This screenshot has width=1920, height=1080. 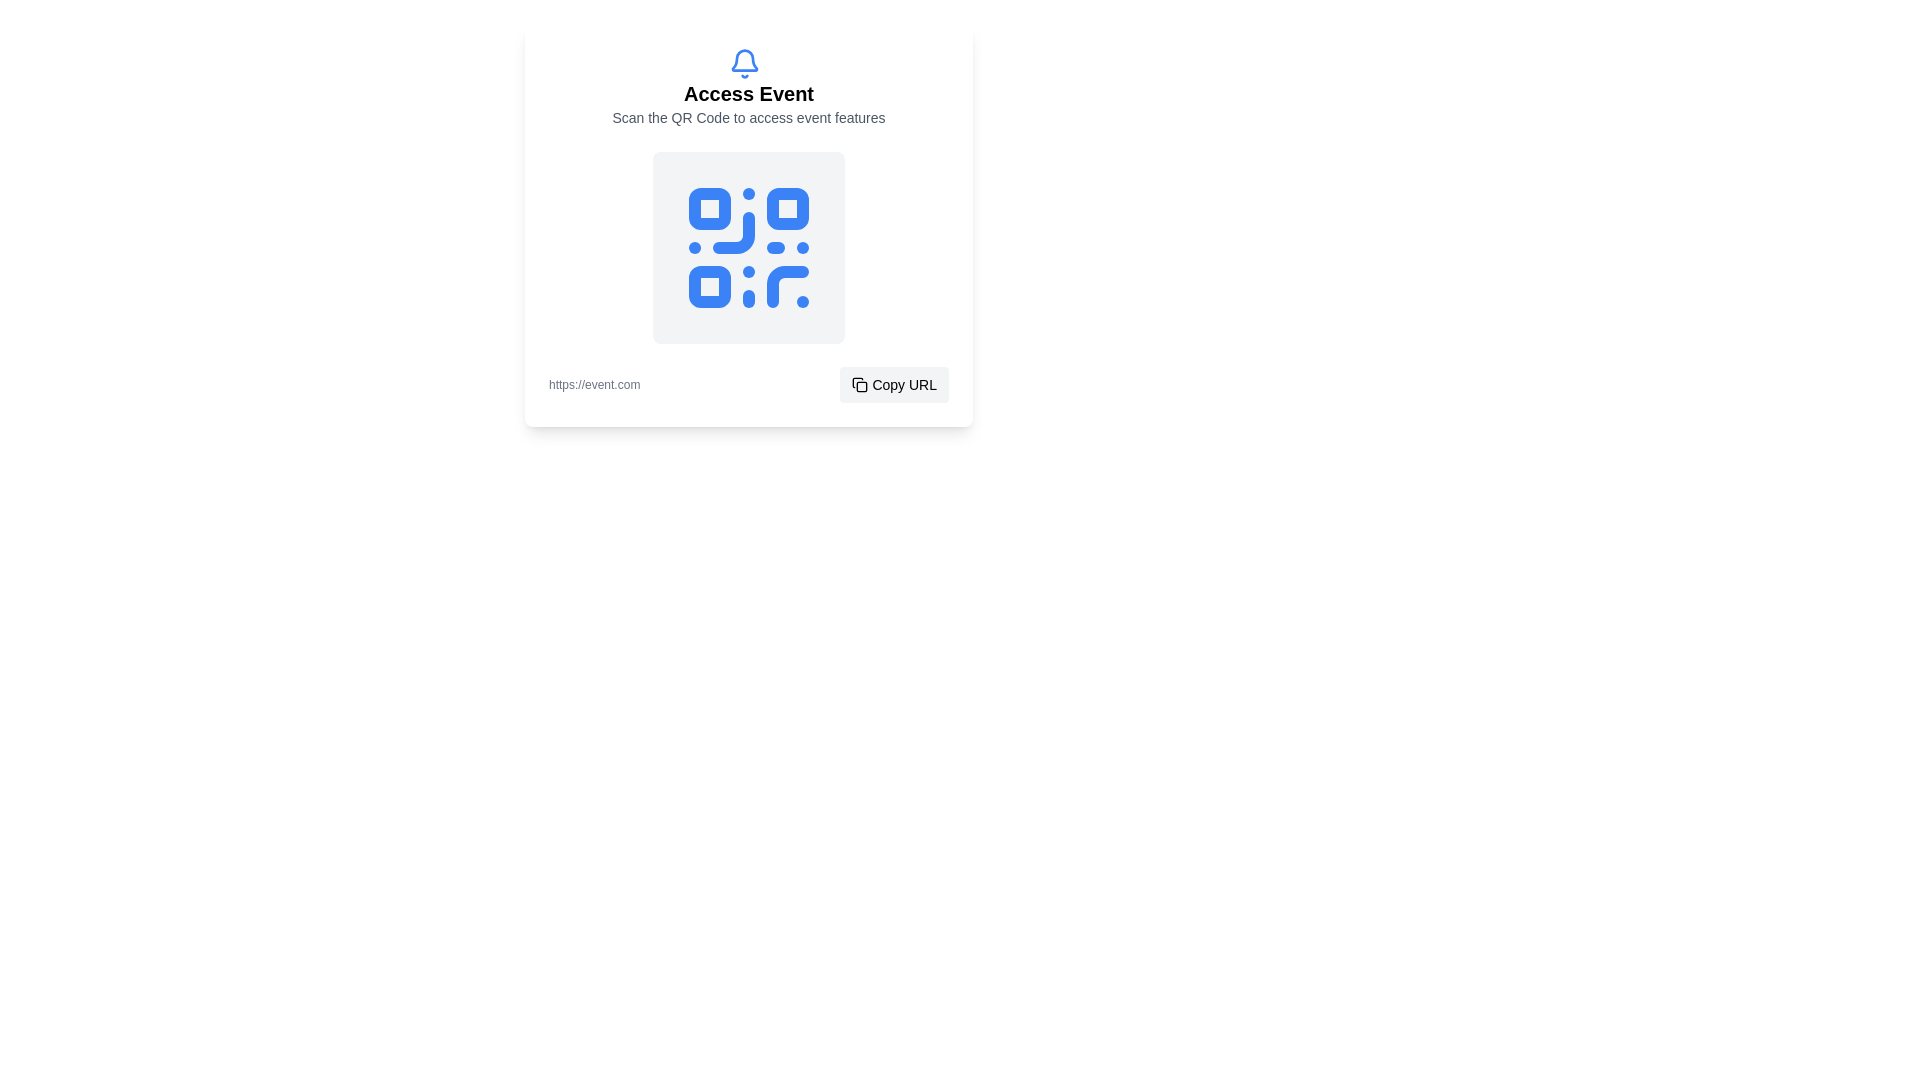 What do you see at coordinates (860, 385) in the screenshot?
I see `the 'Copy URL' icon located inside the 'Copy URL' button at the bottom-right corner of the main card interface` at bounding box center [860, 385].